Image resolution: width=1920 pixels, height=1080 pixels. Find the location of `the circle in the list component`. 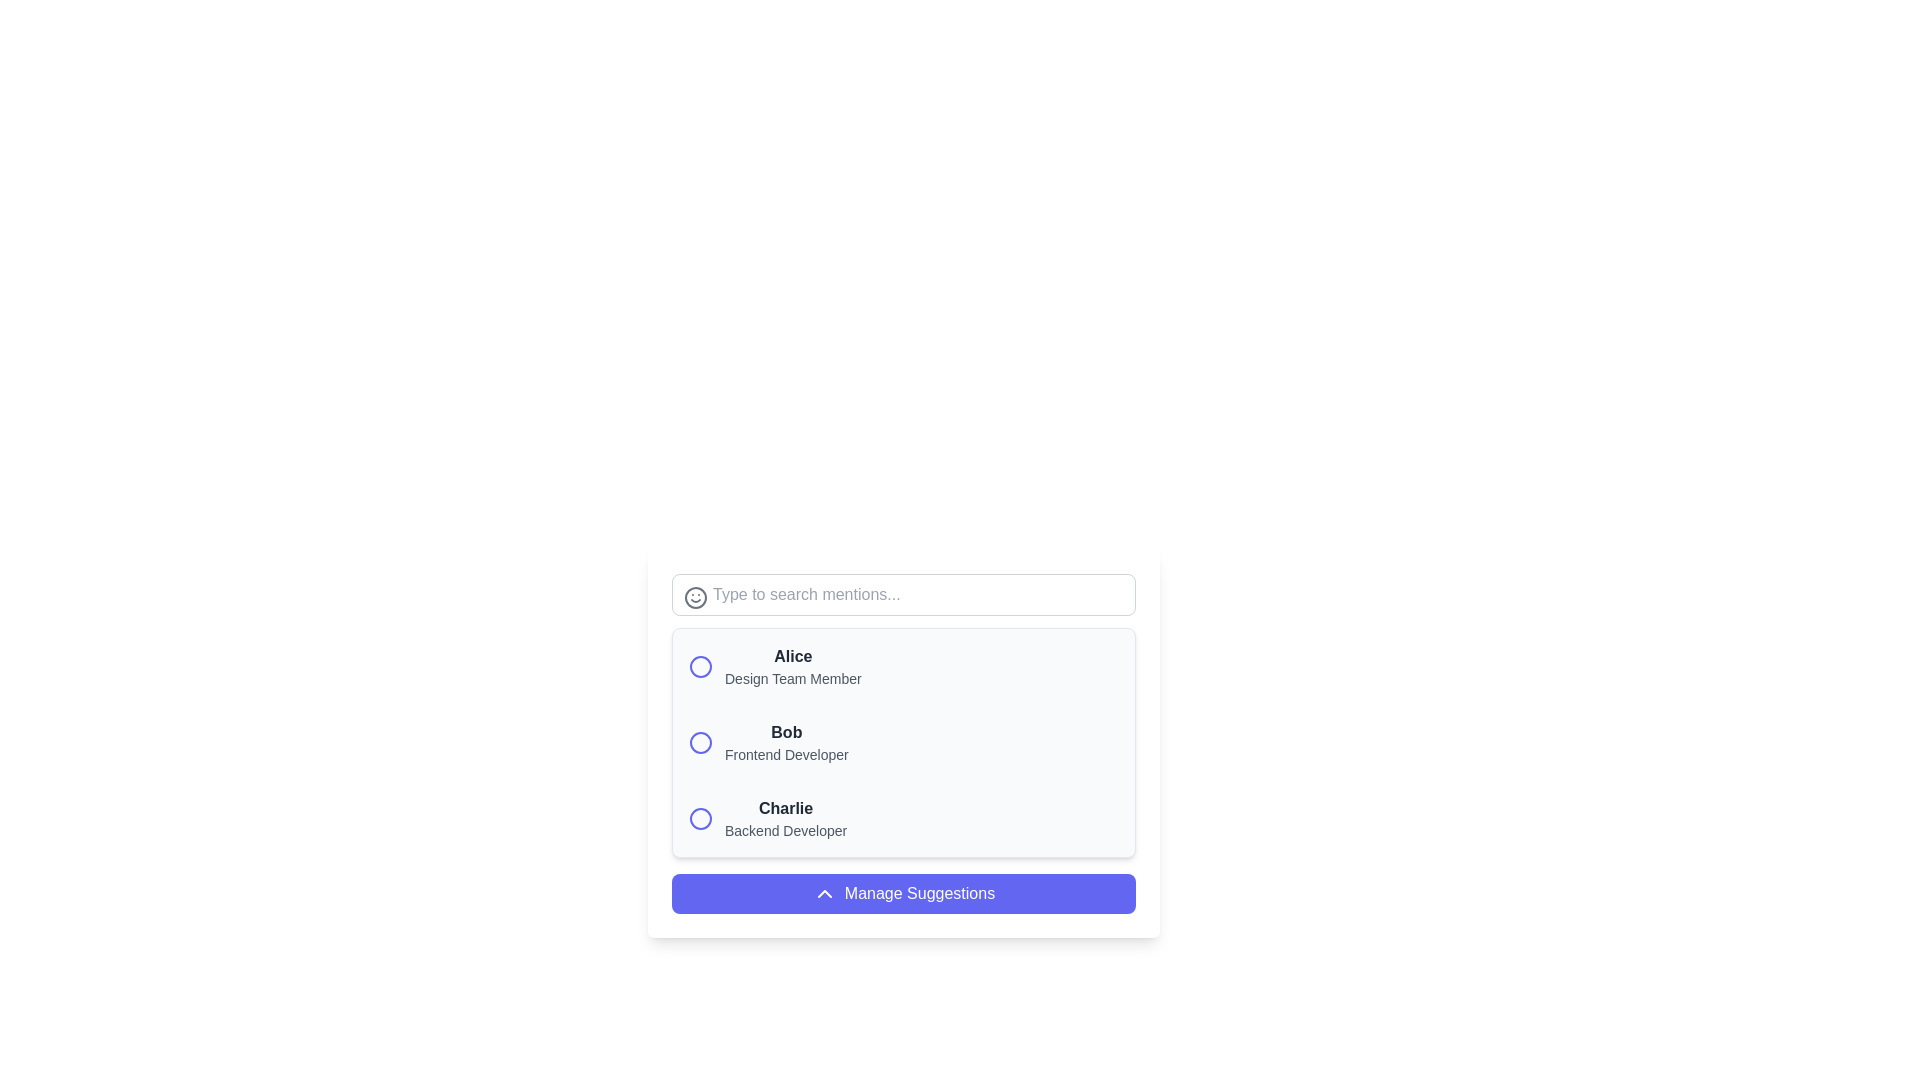

the circle in the list component is located at coordinates (902, 744).